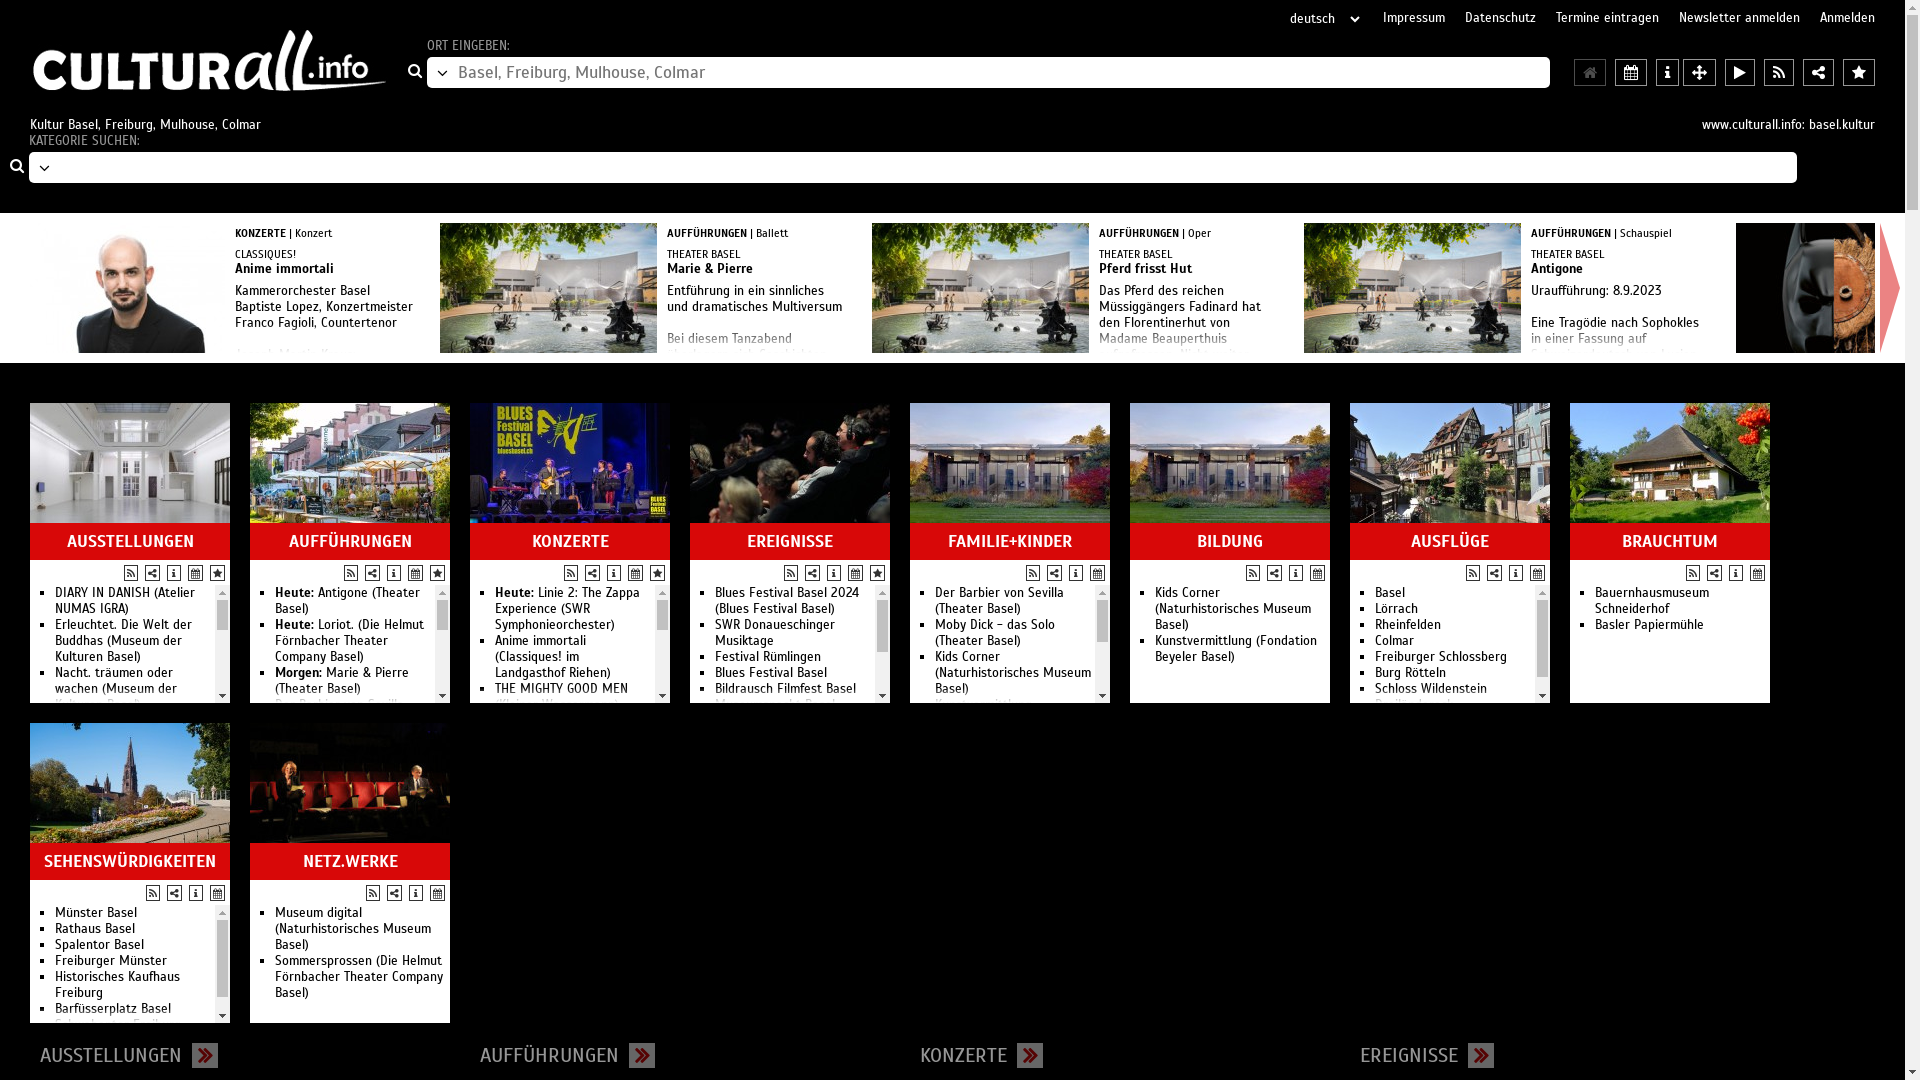 Image resolution: width=1920 pixels, height=1080 pixels. I want to click on 'Dino & Saurier (Naturhistorisches Museum Basel)', so click(132, 1009).